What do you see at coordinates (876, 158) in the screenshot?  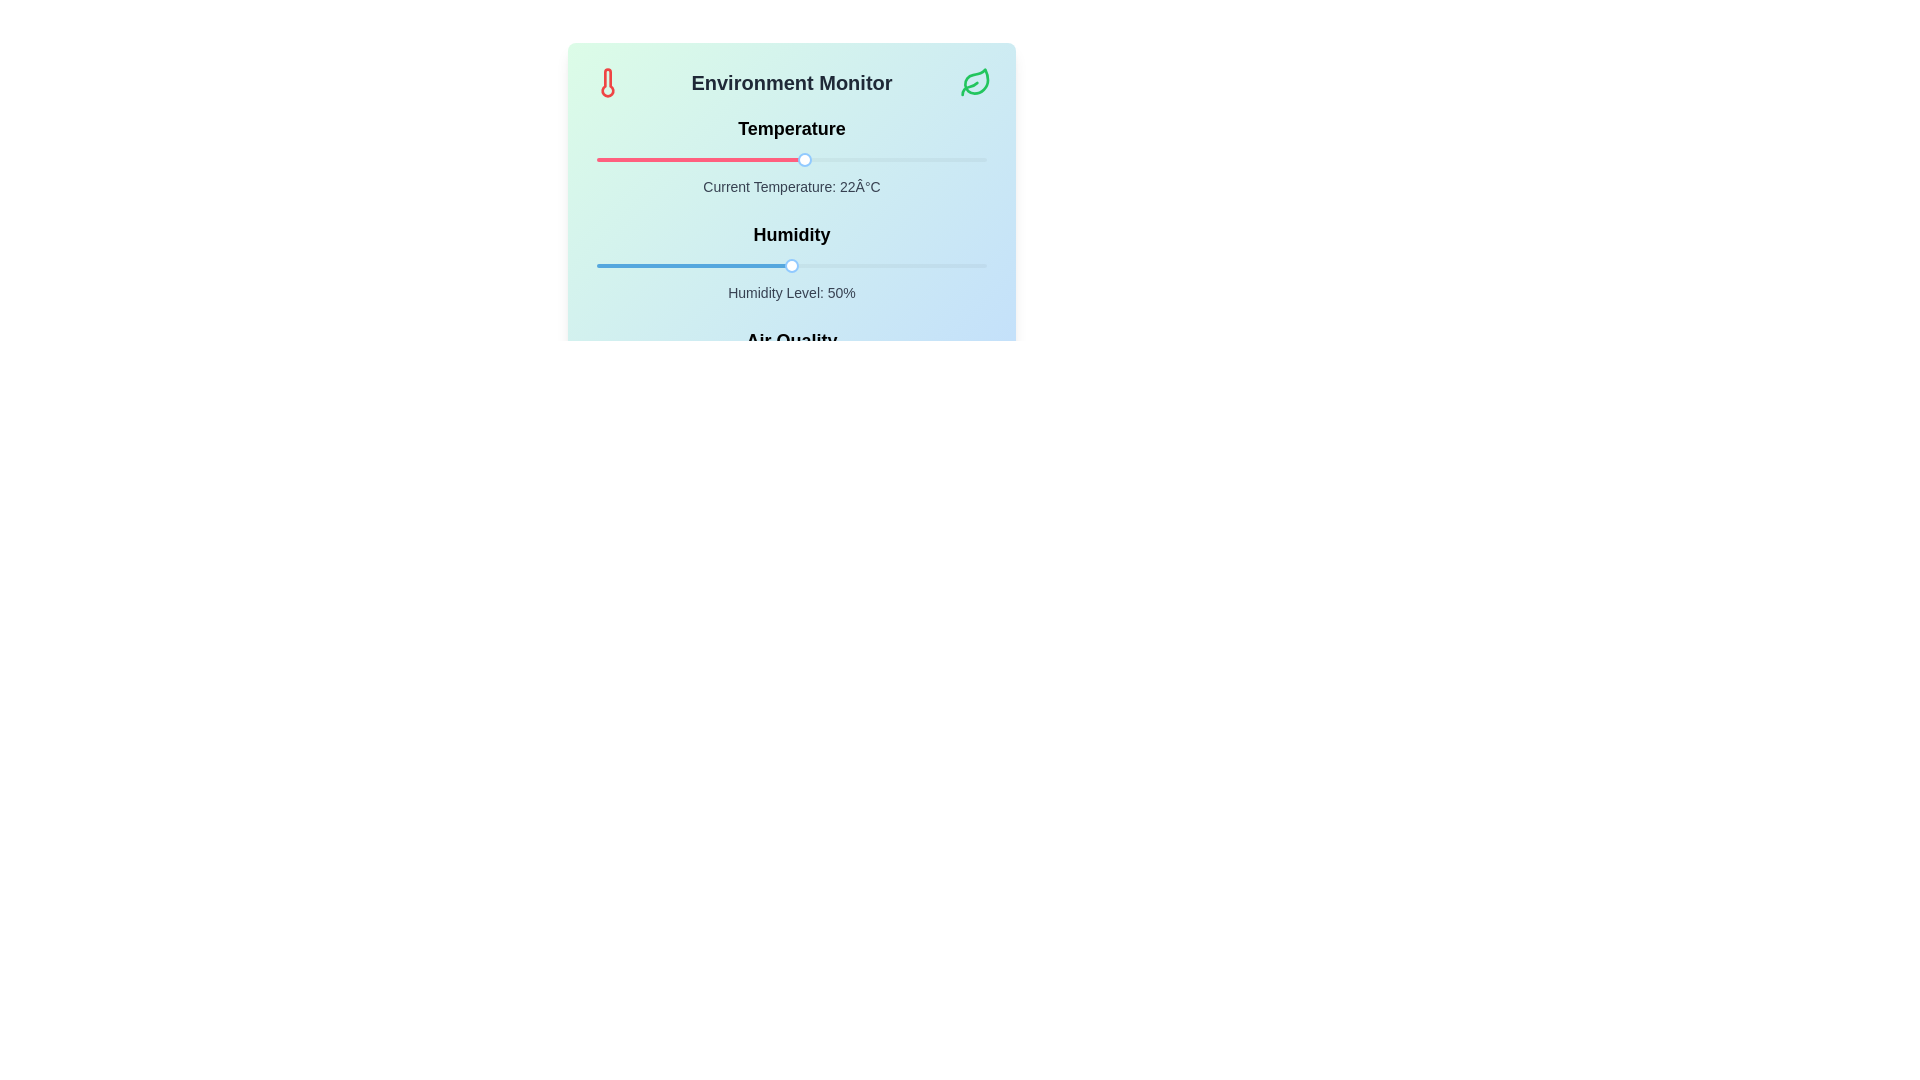 I see `the temperature slider` at bounding box center [876, 158].